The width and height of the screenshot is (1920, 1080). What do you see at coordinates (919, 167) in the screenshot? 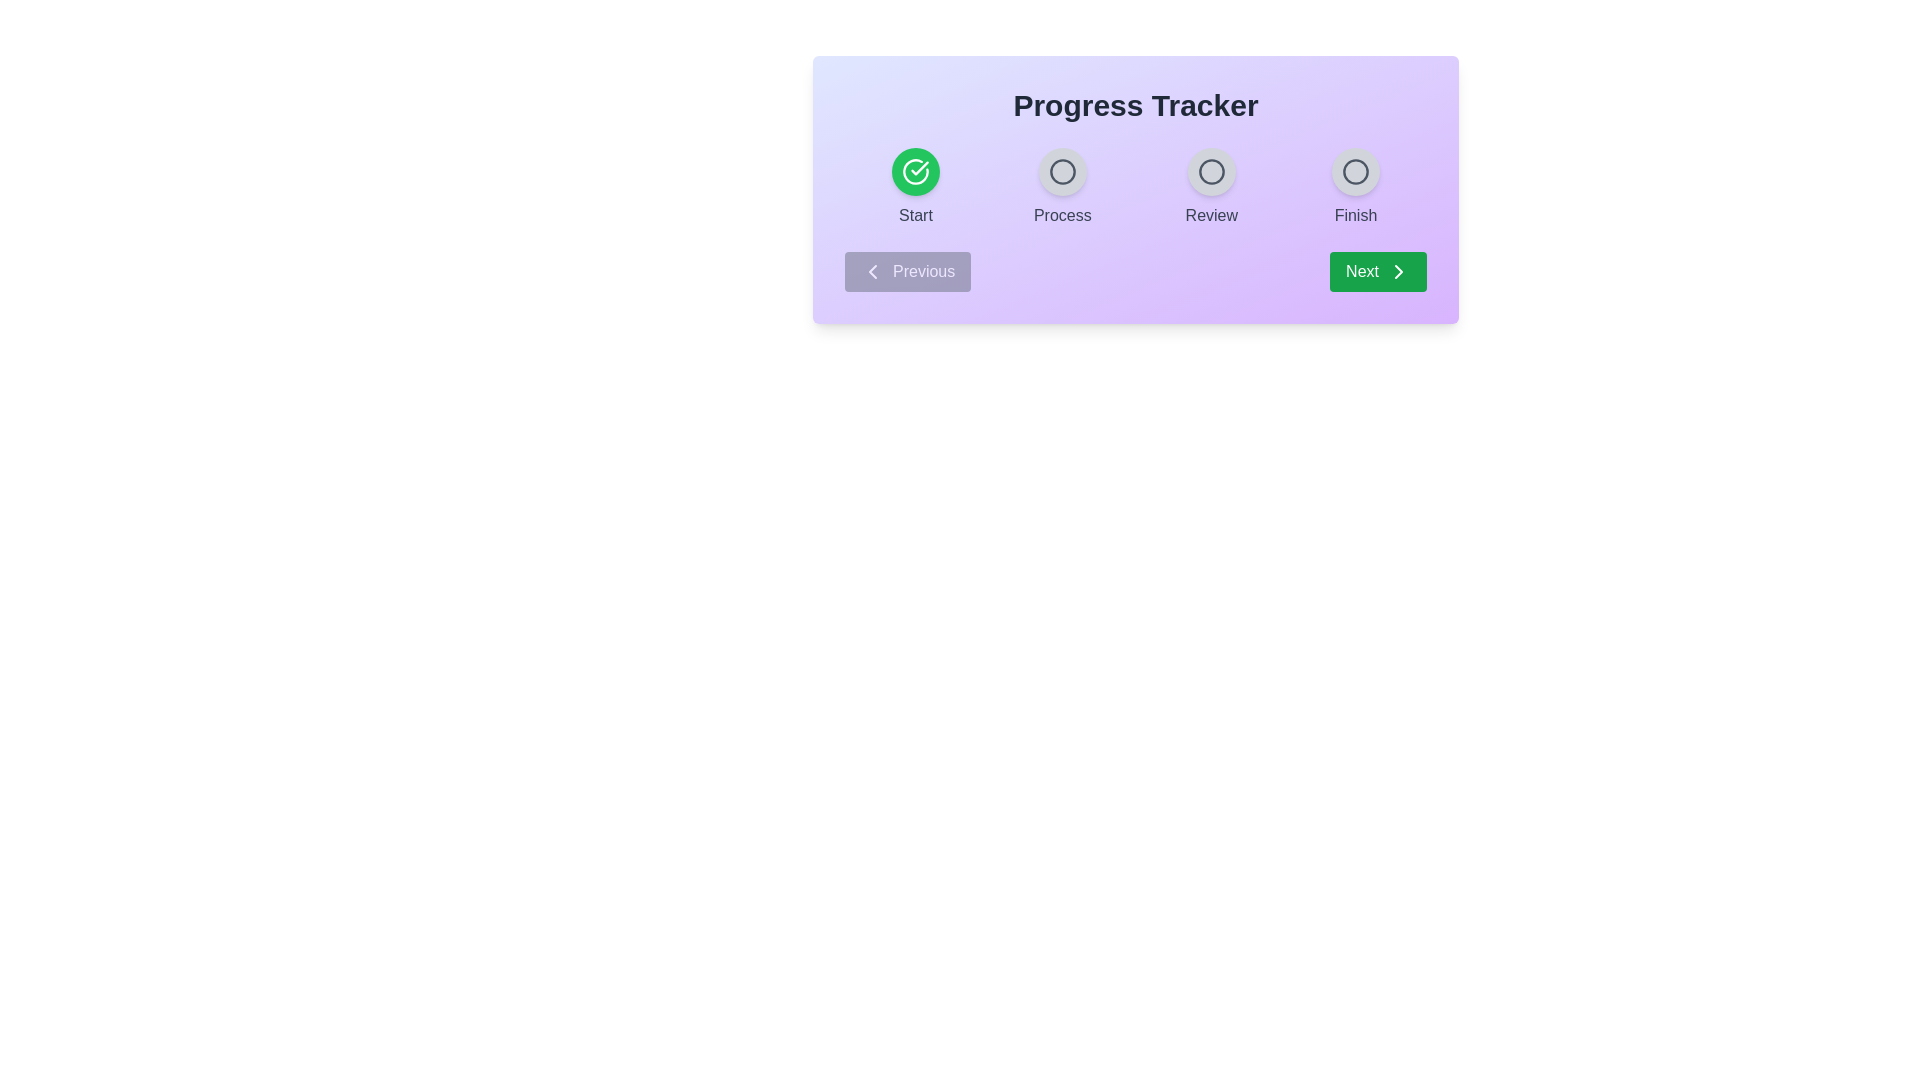
I see `the checkmark icon inside the green circular 'Start' icon of the progress tracker UI, which is the first step in the sequence` at bounding box center [919, 167].